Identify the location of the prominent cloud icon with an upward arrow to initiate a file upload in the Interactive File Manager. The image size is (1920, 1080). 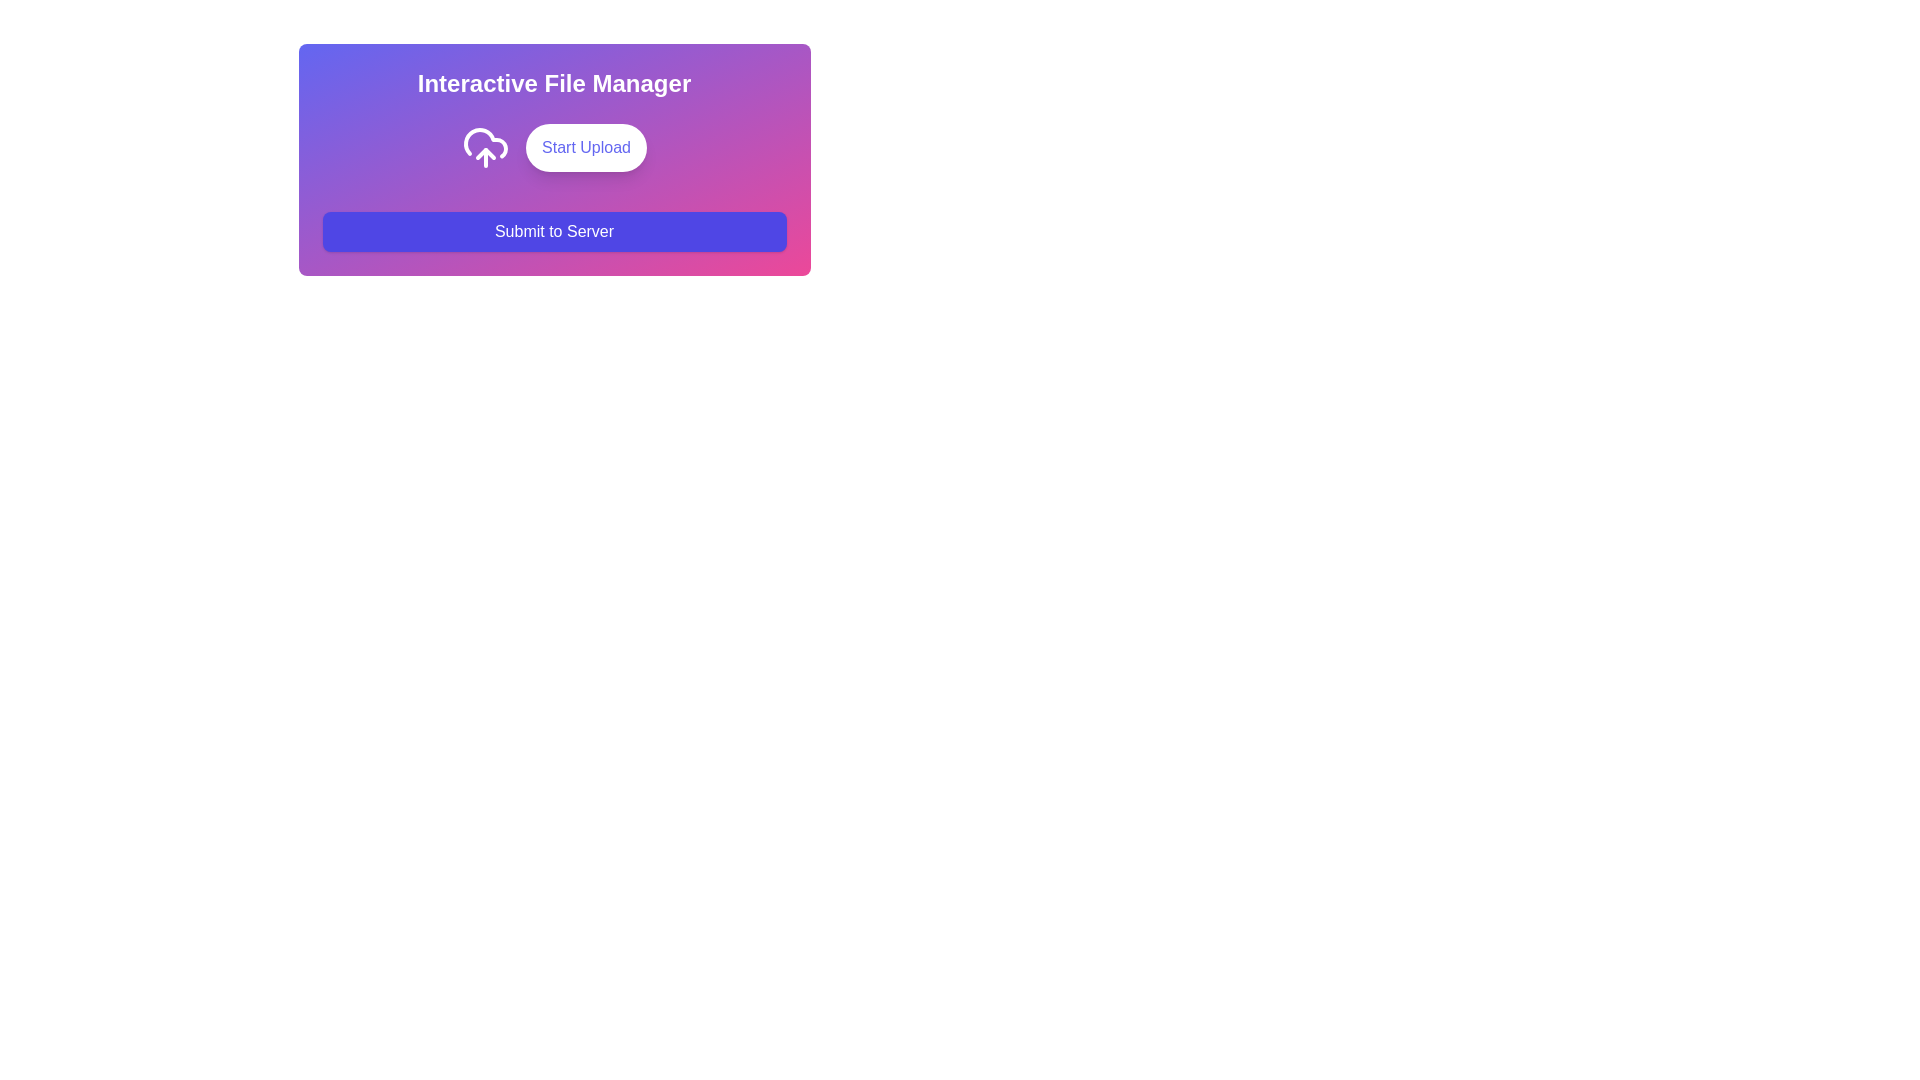
(485, 146).